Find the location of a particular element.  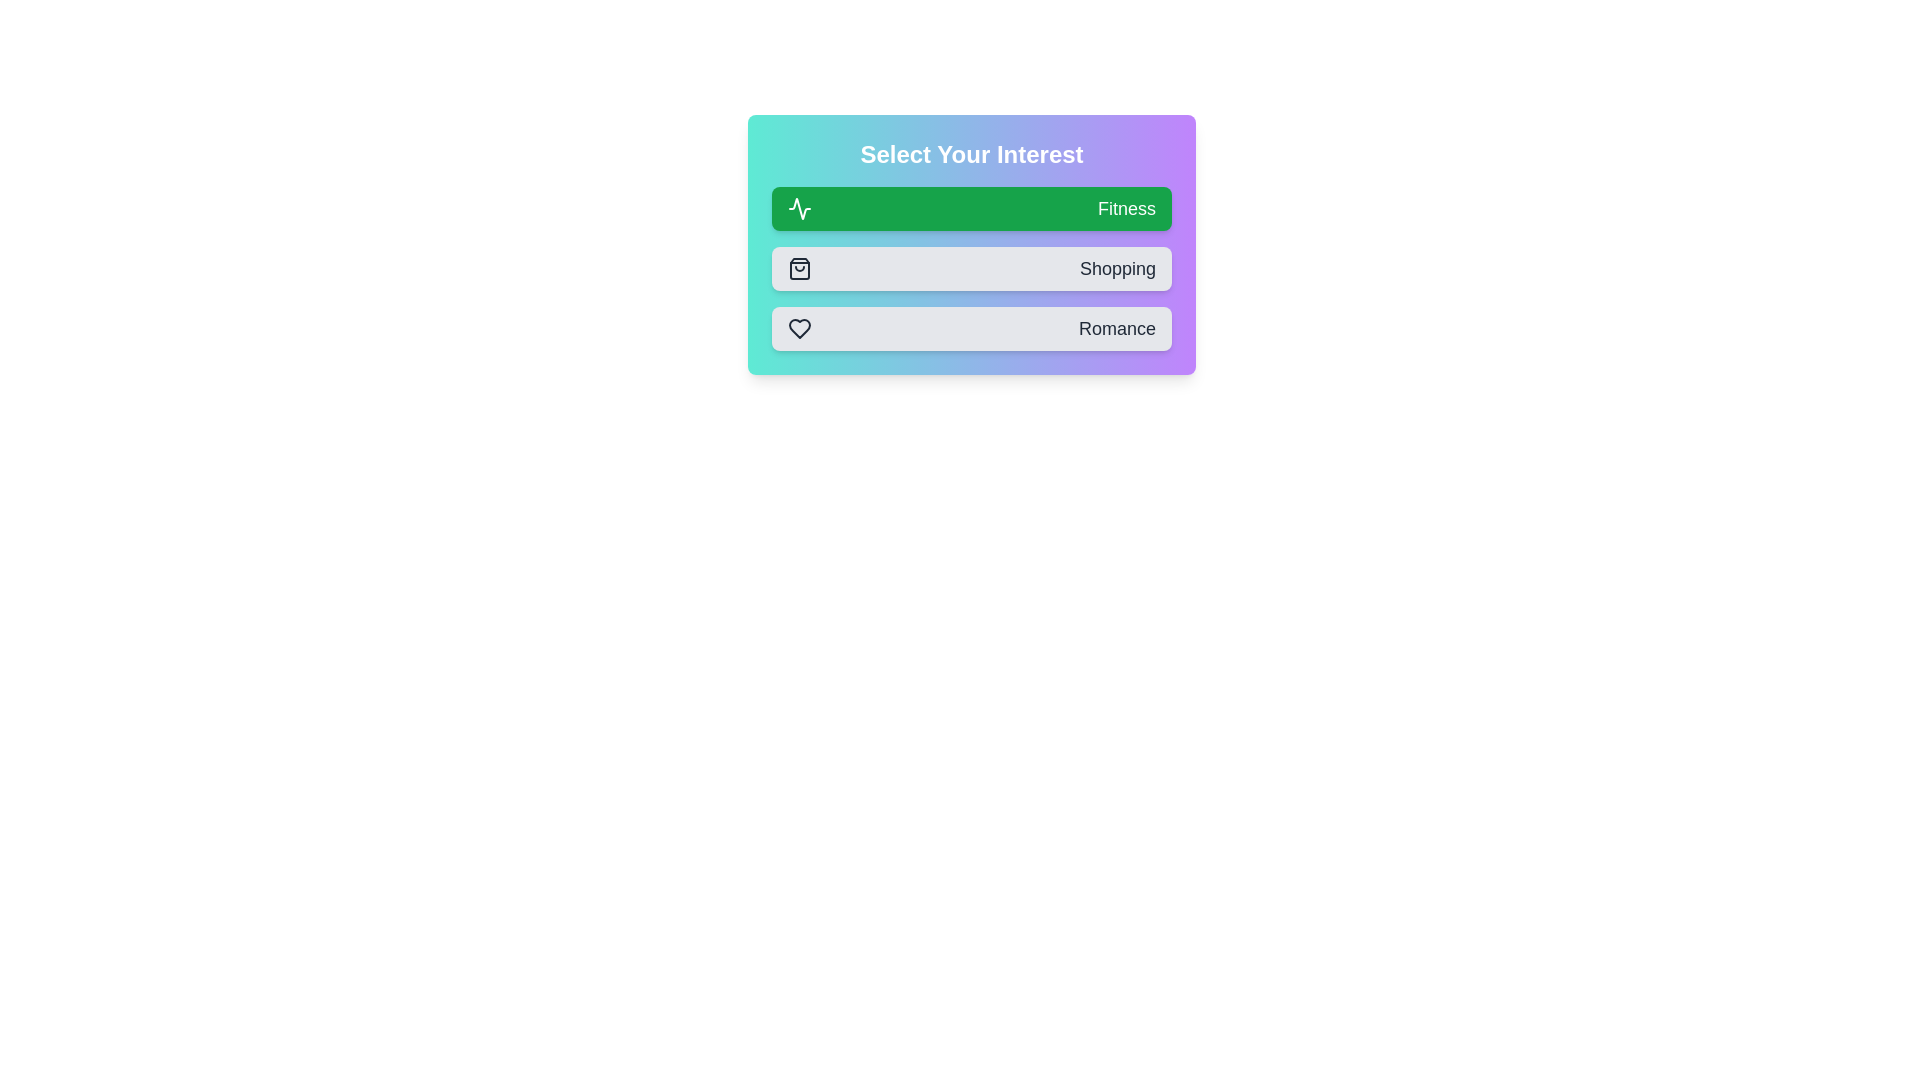

the Romance button to observe its hover effect is located at coordinates (971, 327).